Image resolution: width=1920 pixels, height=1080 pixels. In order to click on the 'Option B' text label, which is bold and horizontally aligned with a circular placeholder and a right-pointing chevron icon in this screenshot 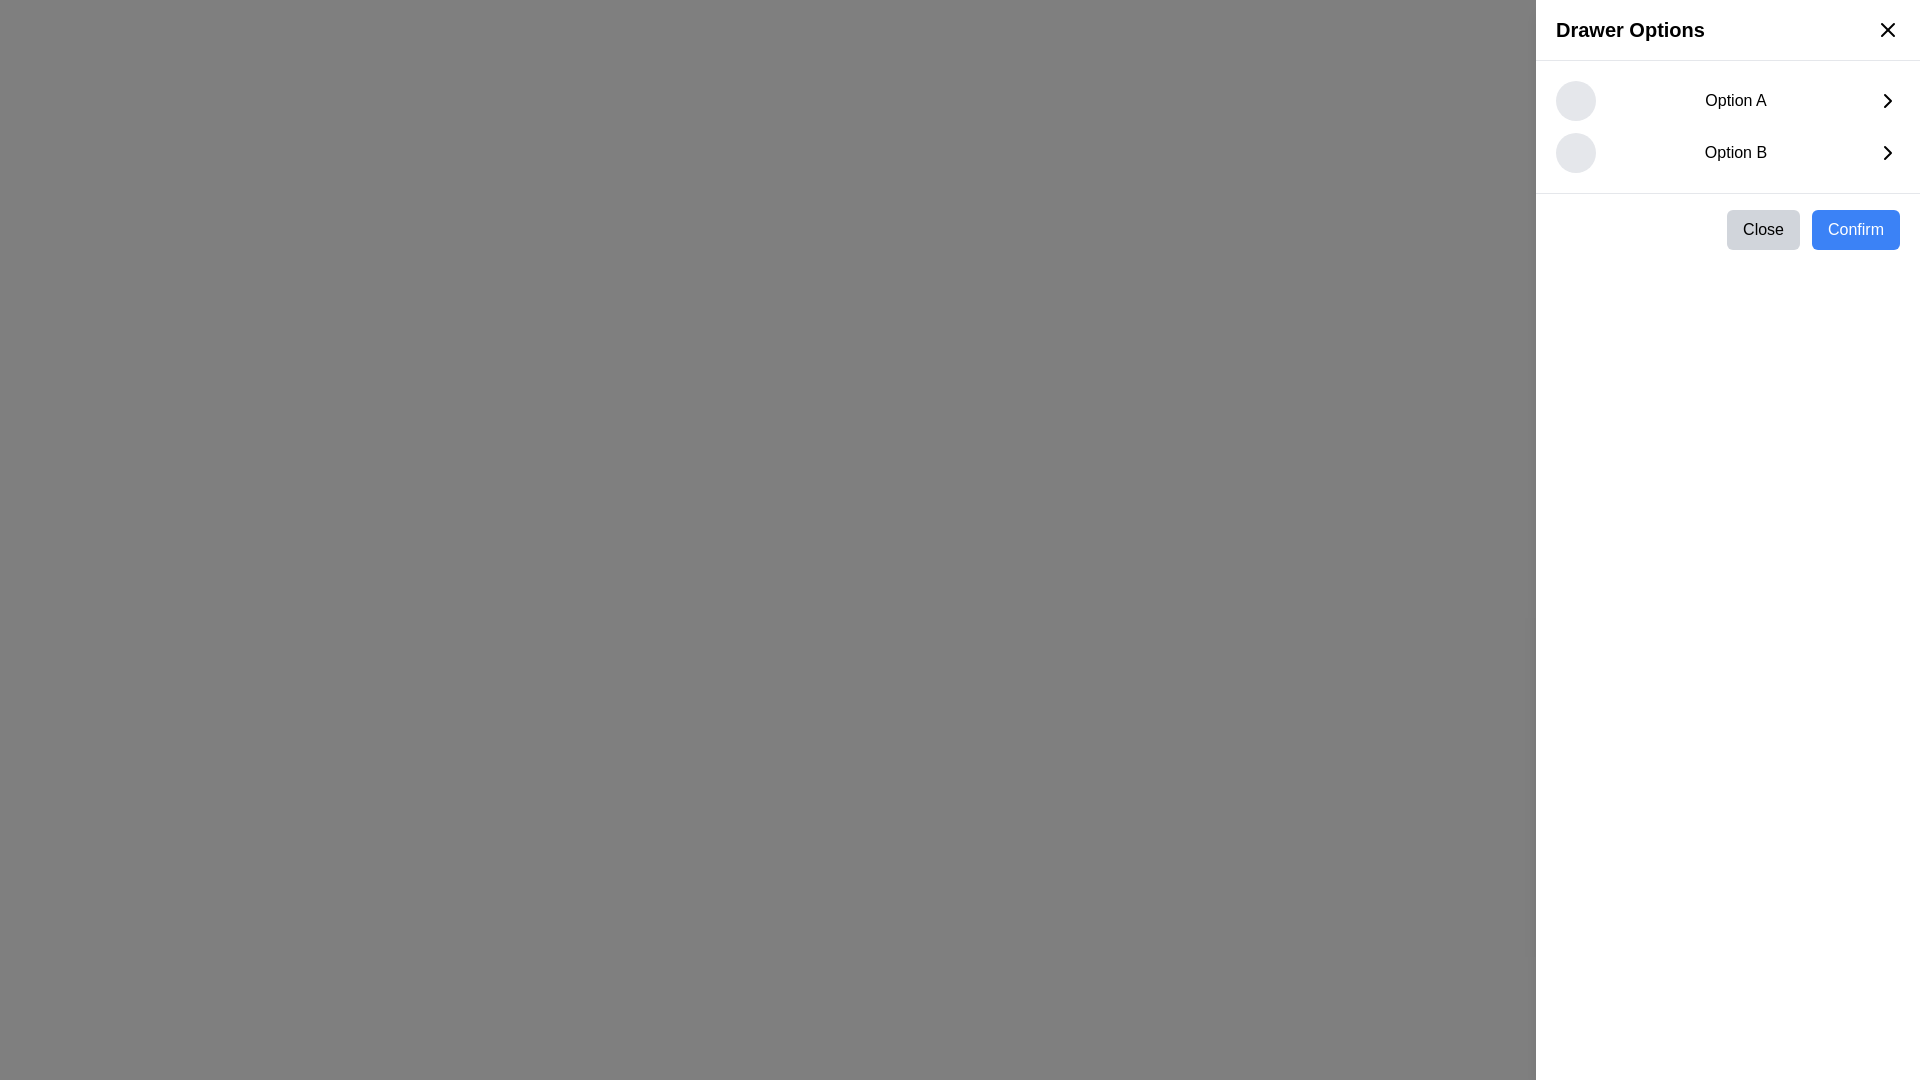, I will do `click(1735, 152)`.